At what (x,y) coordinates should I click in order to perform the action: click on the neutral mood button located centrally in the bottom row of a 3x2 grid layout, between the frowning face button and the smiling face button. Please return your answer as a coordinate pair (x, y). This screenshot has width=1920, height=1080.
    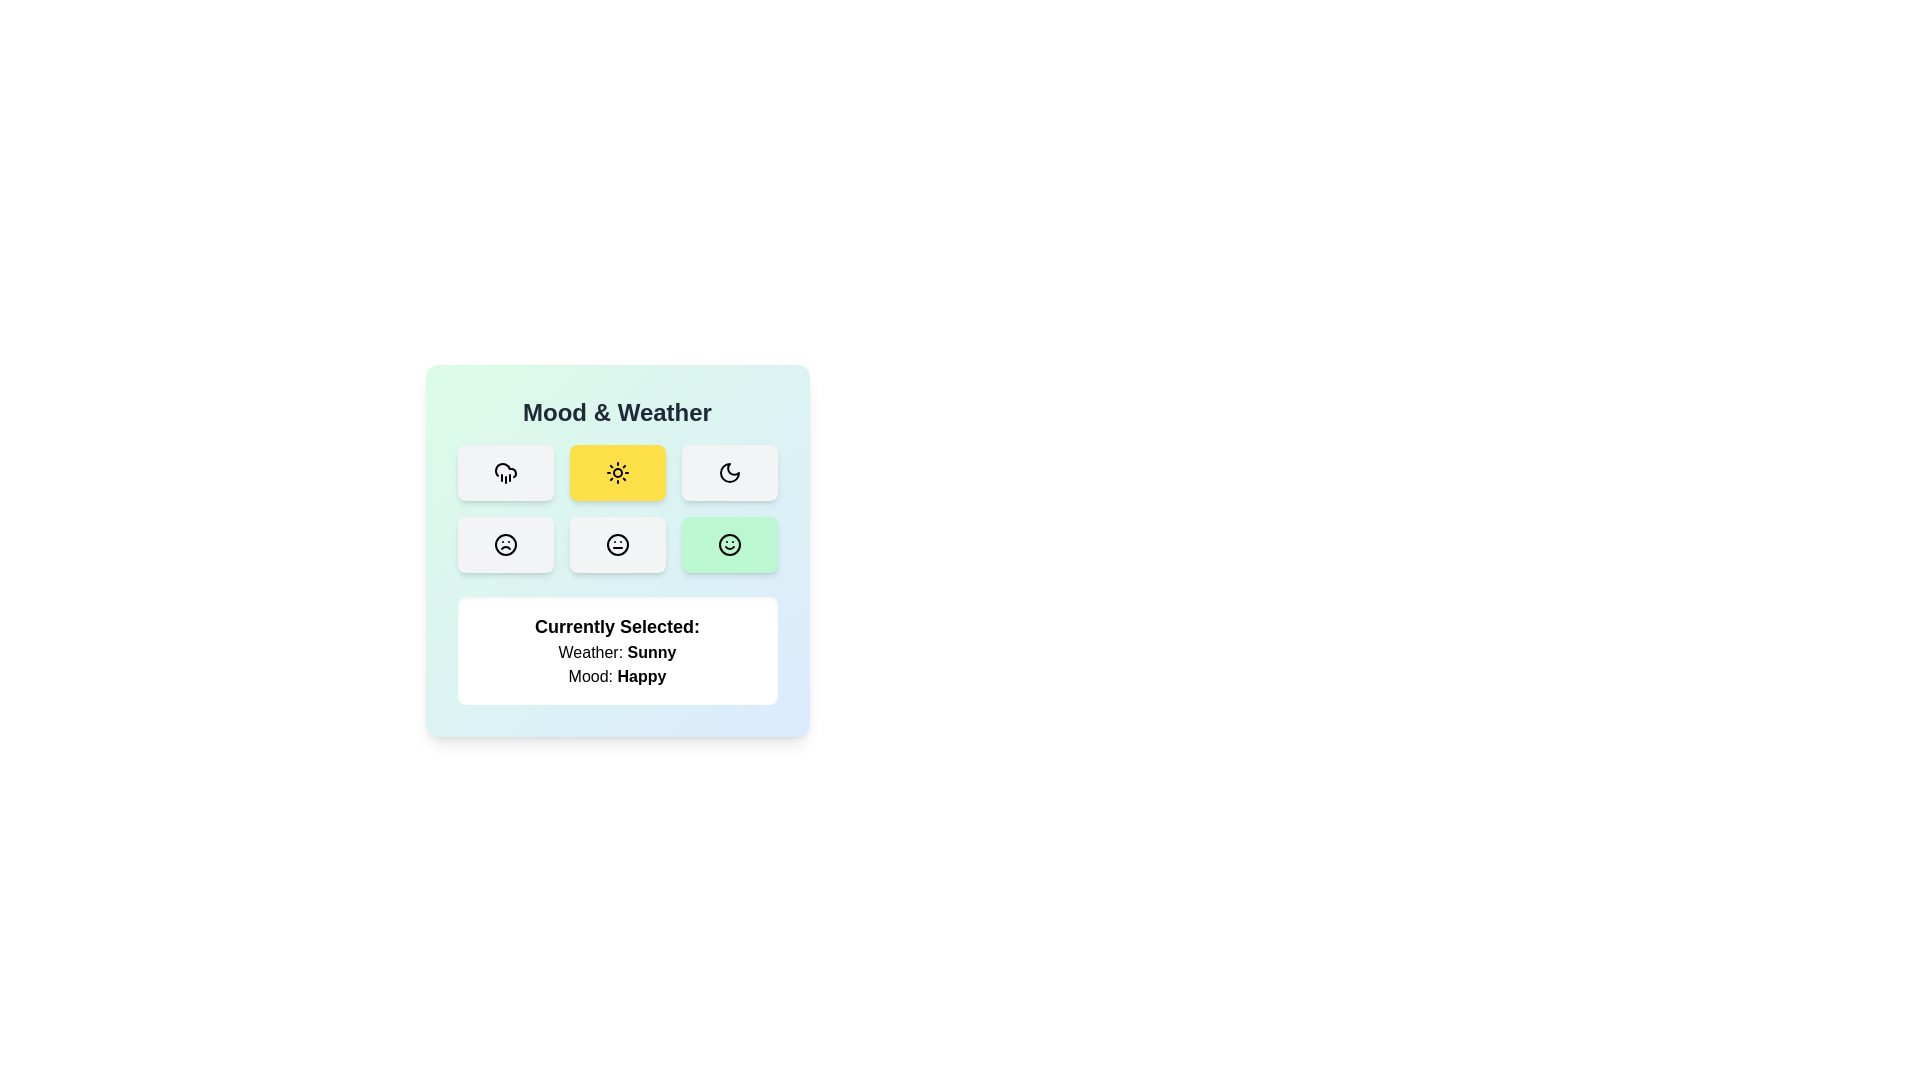
    Looking at the image, I should click on (616, 544).